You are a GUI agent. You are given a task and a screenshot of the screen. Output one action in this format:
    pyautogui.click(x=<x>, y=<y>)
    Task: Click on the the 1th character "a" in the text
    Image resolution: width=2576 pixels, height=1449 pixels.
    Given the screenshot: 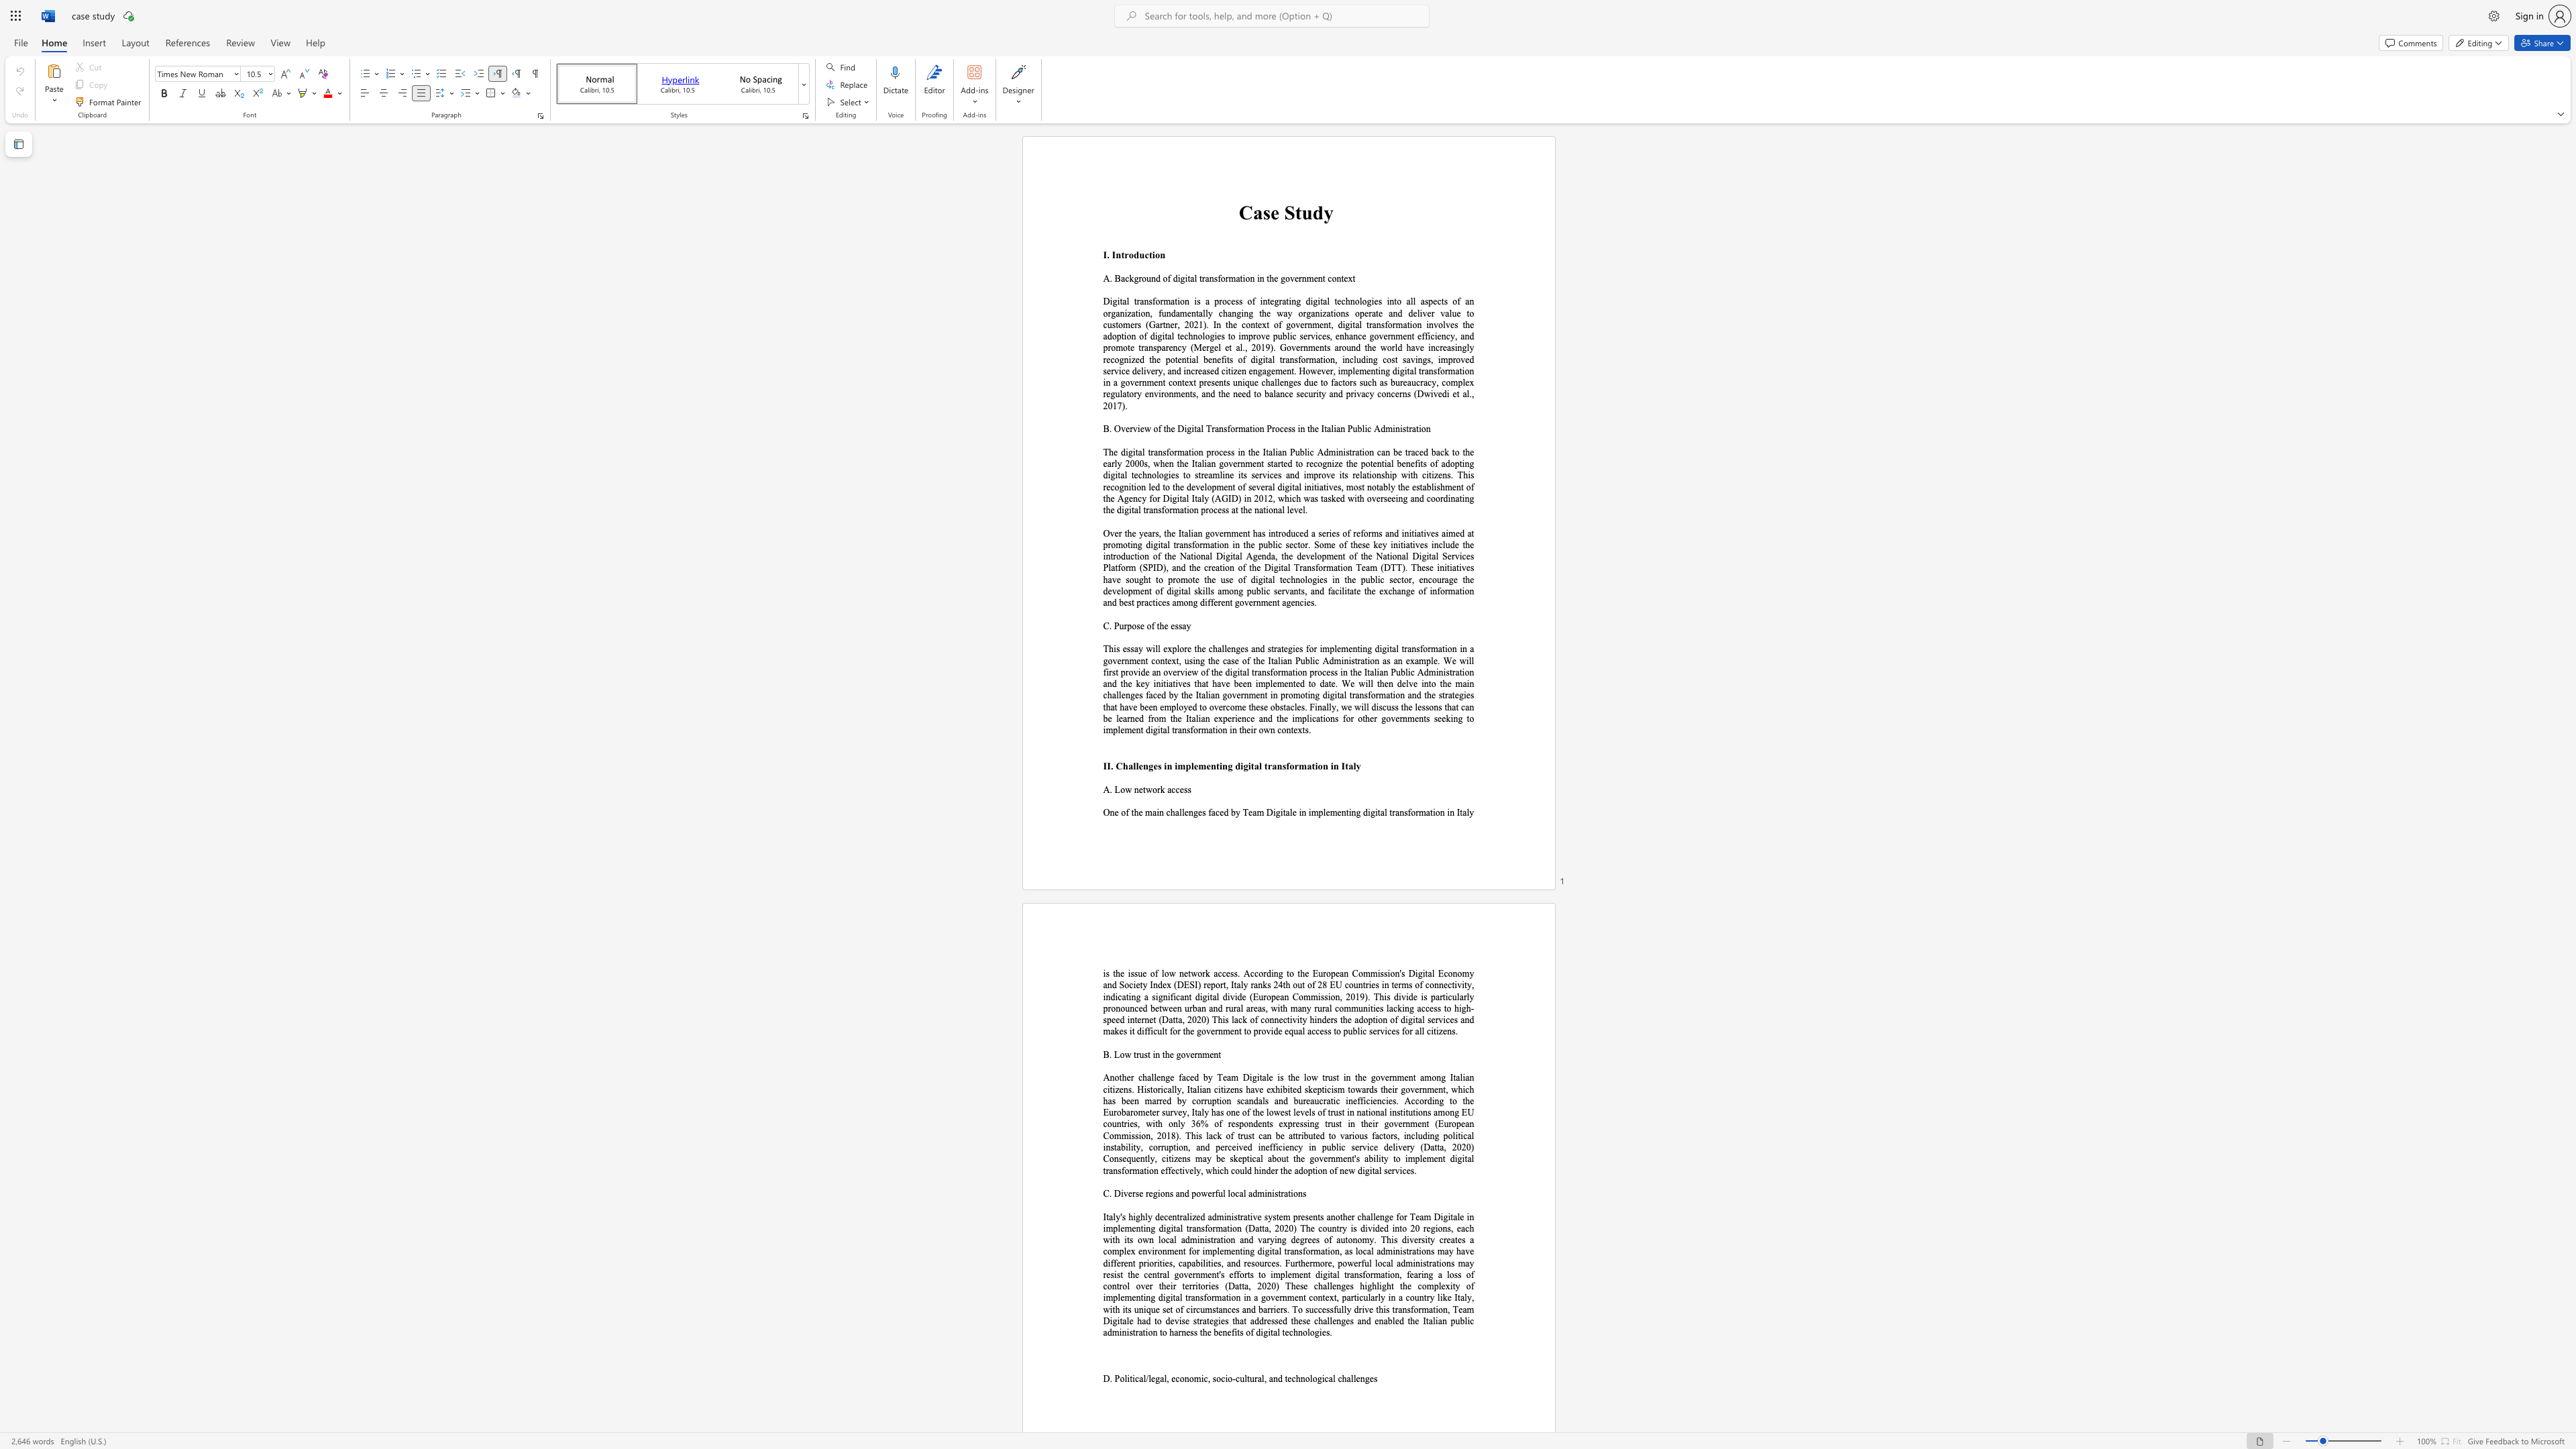 What is the action you would take?
    pyautogui.click(x=1184, y=625)
    